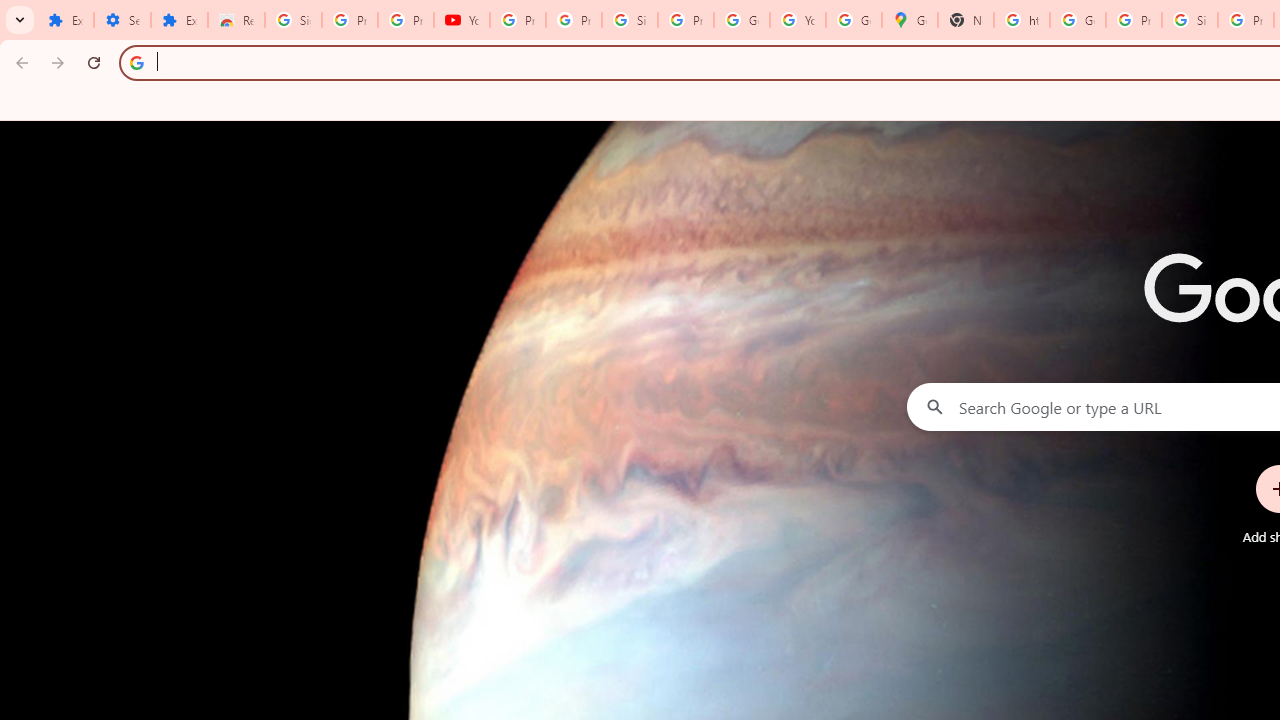  What do you see at coordinates (236, 20) in the screenshot?
I see `'Reviews: Helix Fruit Jump Arcade Game'` at bounding box center [236, 20].